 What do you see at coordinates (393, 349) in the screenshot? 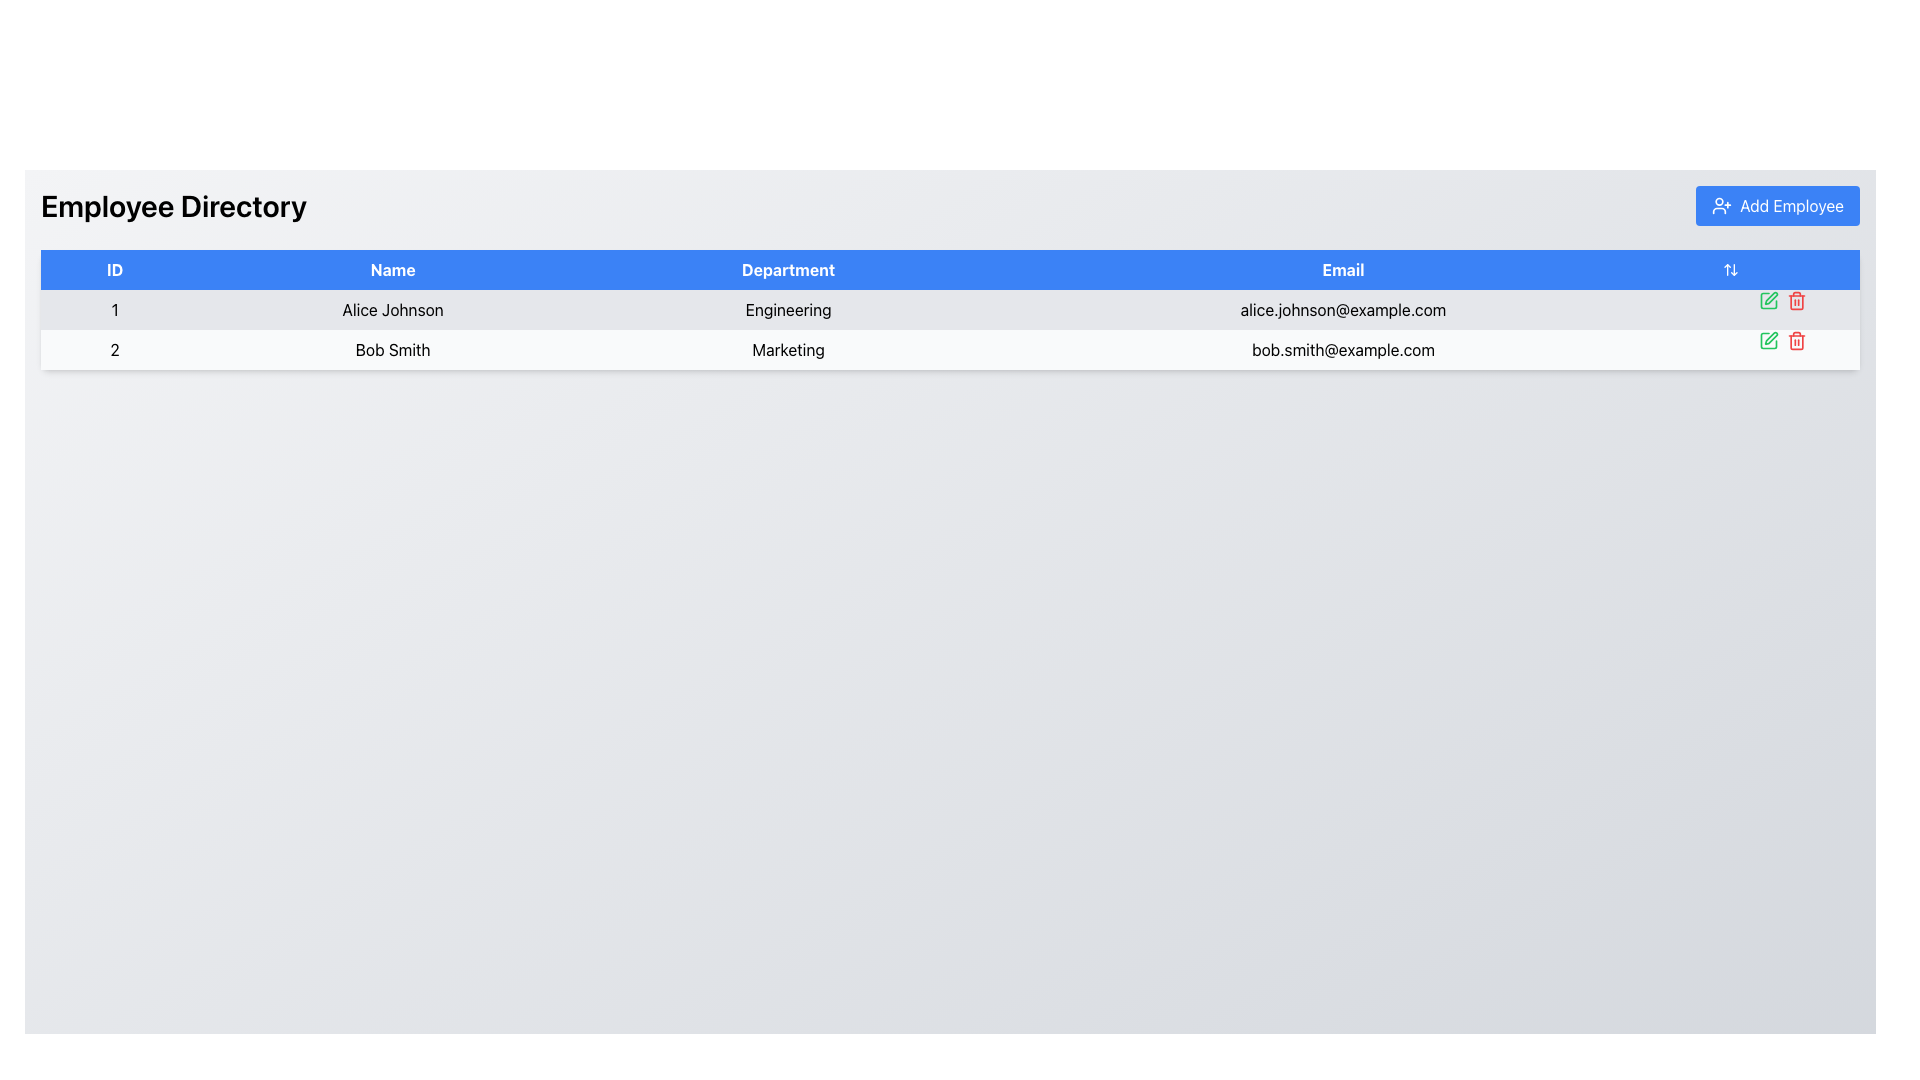
I see `the text label 'Bob Smith' located in the second column of the second row of the table, which displays employee details` at bounding box center [393, 349].